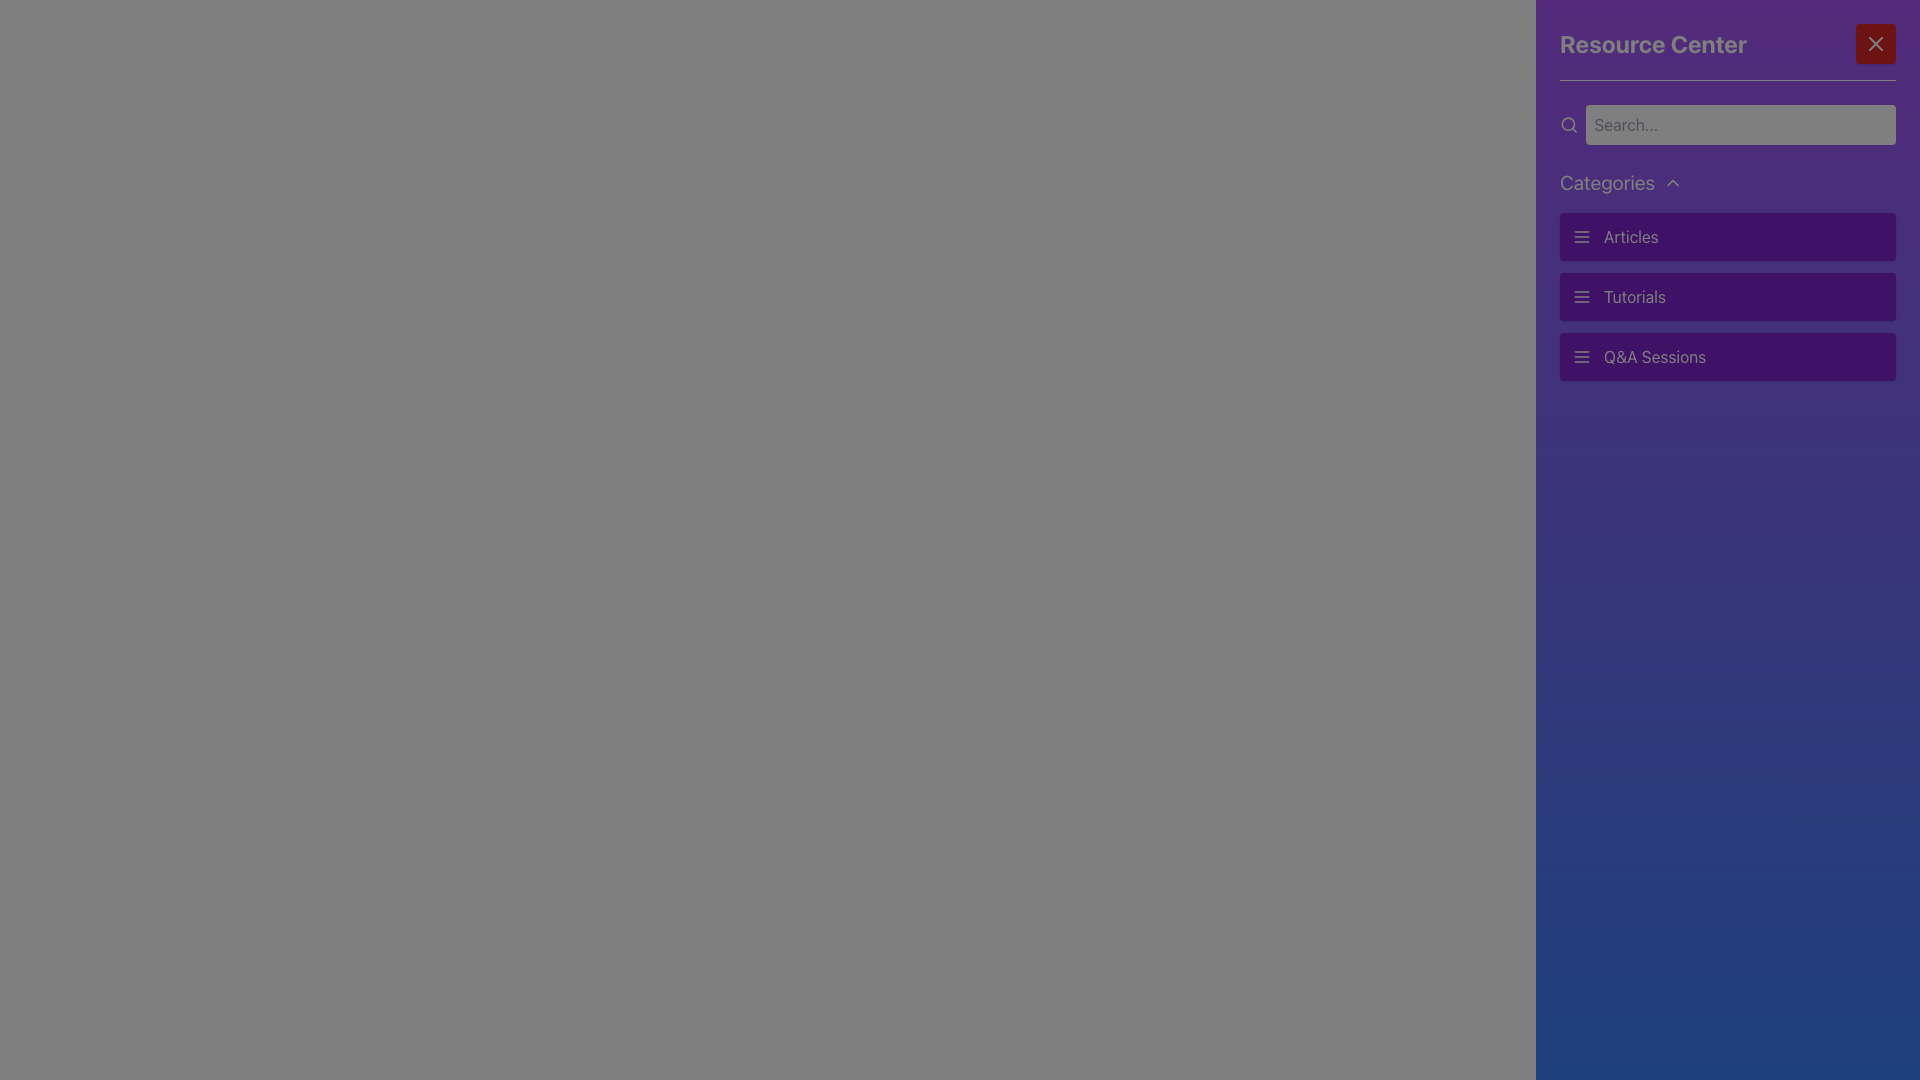 The image size is (1920, 1080). Describe the element at coordinates (1727, 50) in the screenshot. I see `text content of the header located at the top of the right-hand vertical panel, which serves as a title for the surrounding panel content` at that location.